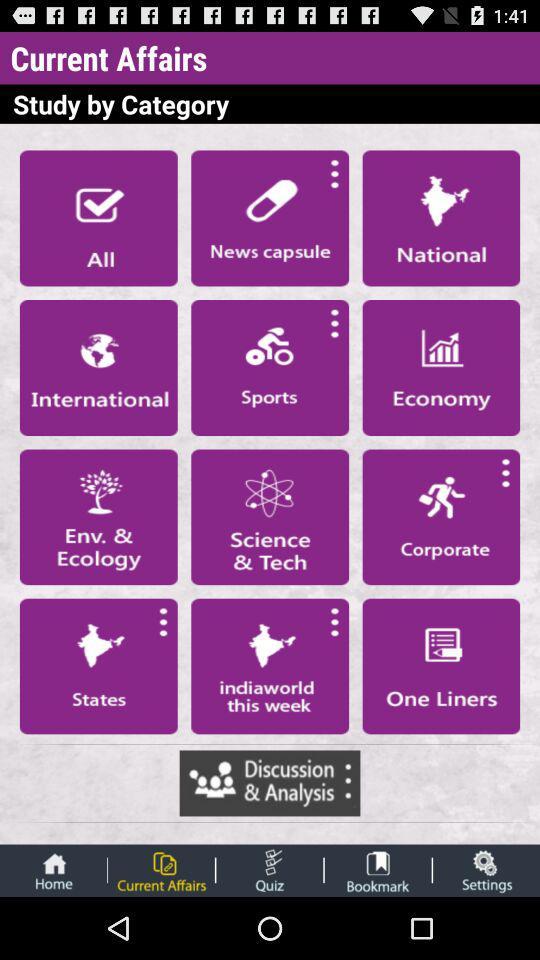 Image resolution: width=540 pixels, height=960 pixels. I want to click on science button, so click(270, 516).